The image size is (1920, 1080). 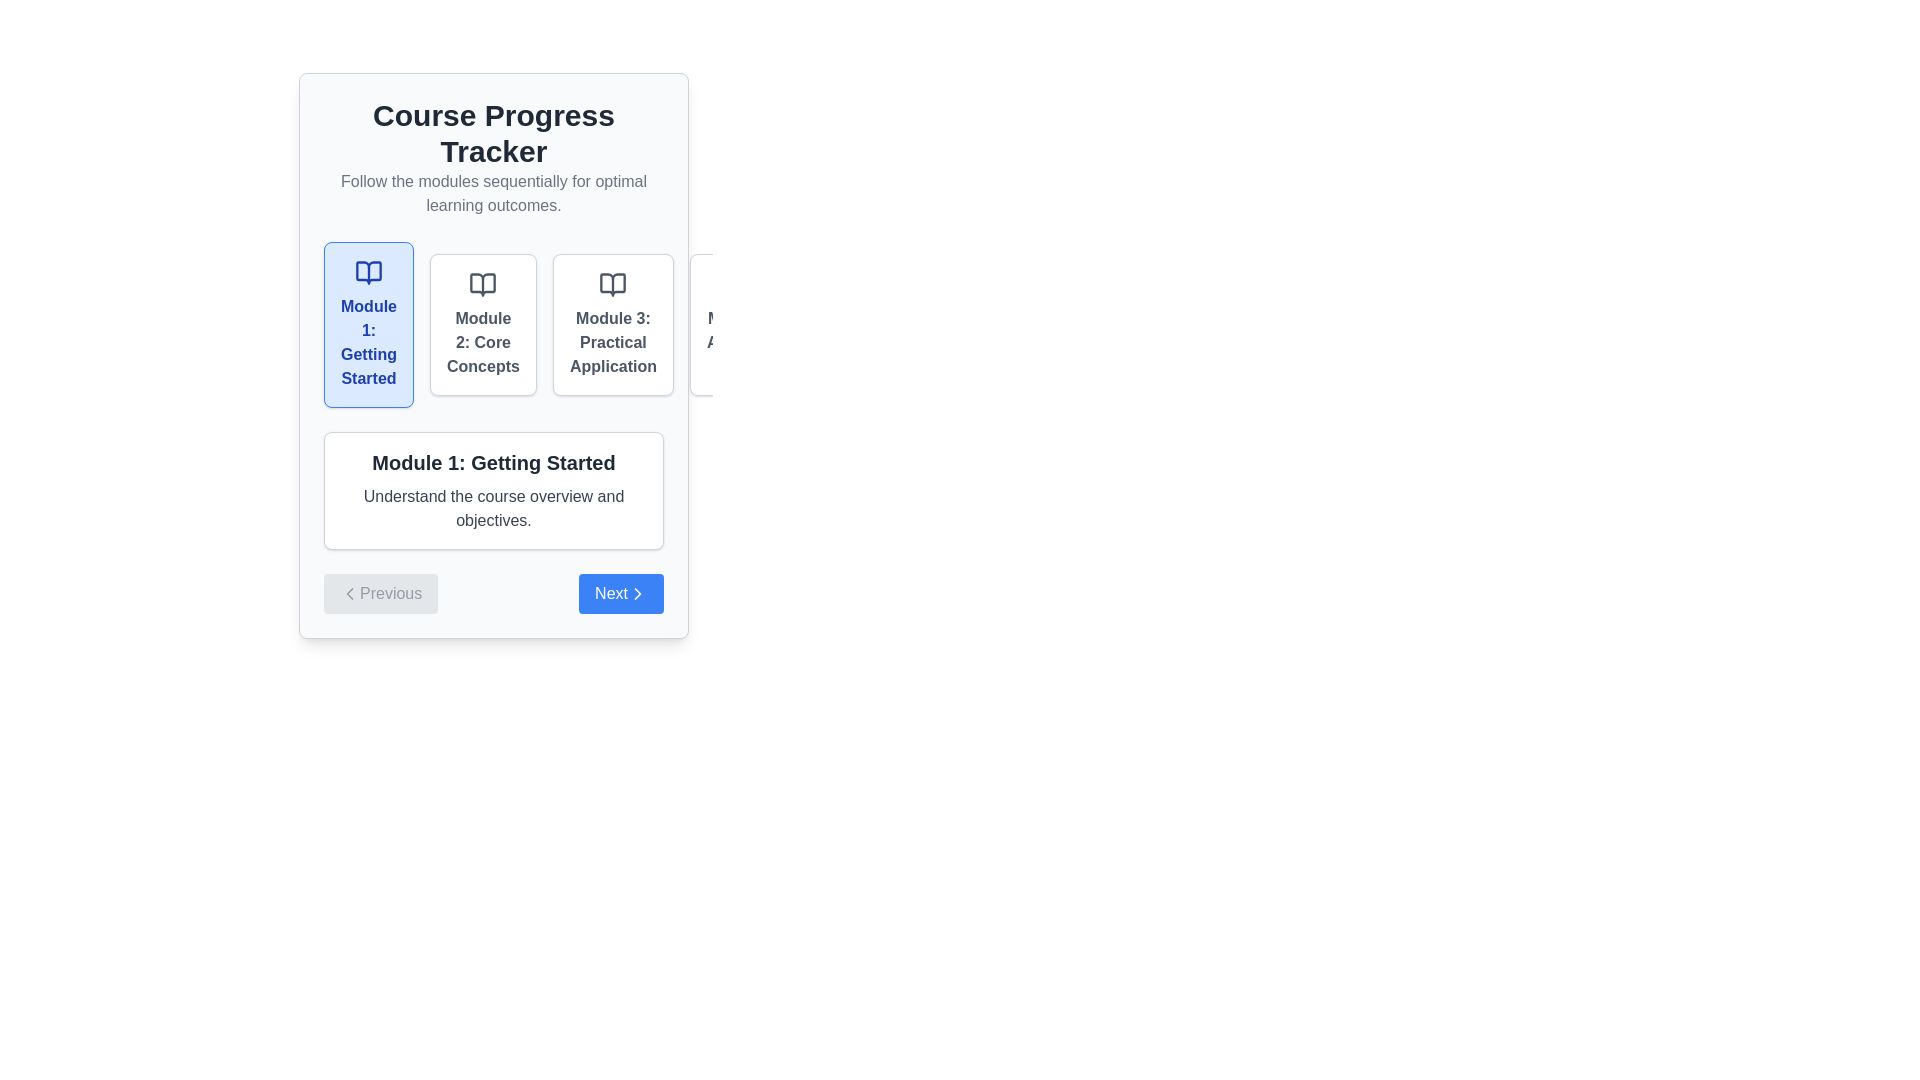 What do you see at coordinates (369, 273) in the screenshot?
I see `the icon depicting an open book located within the 'Module 1: Getting Started' button to trigger tooltip or visual feedback` at bounding box center [369, 273].